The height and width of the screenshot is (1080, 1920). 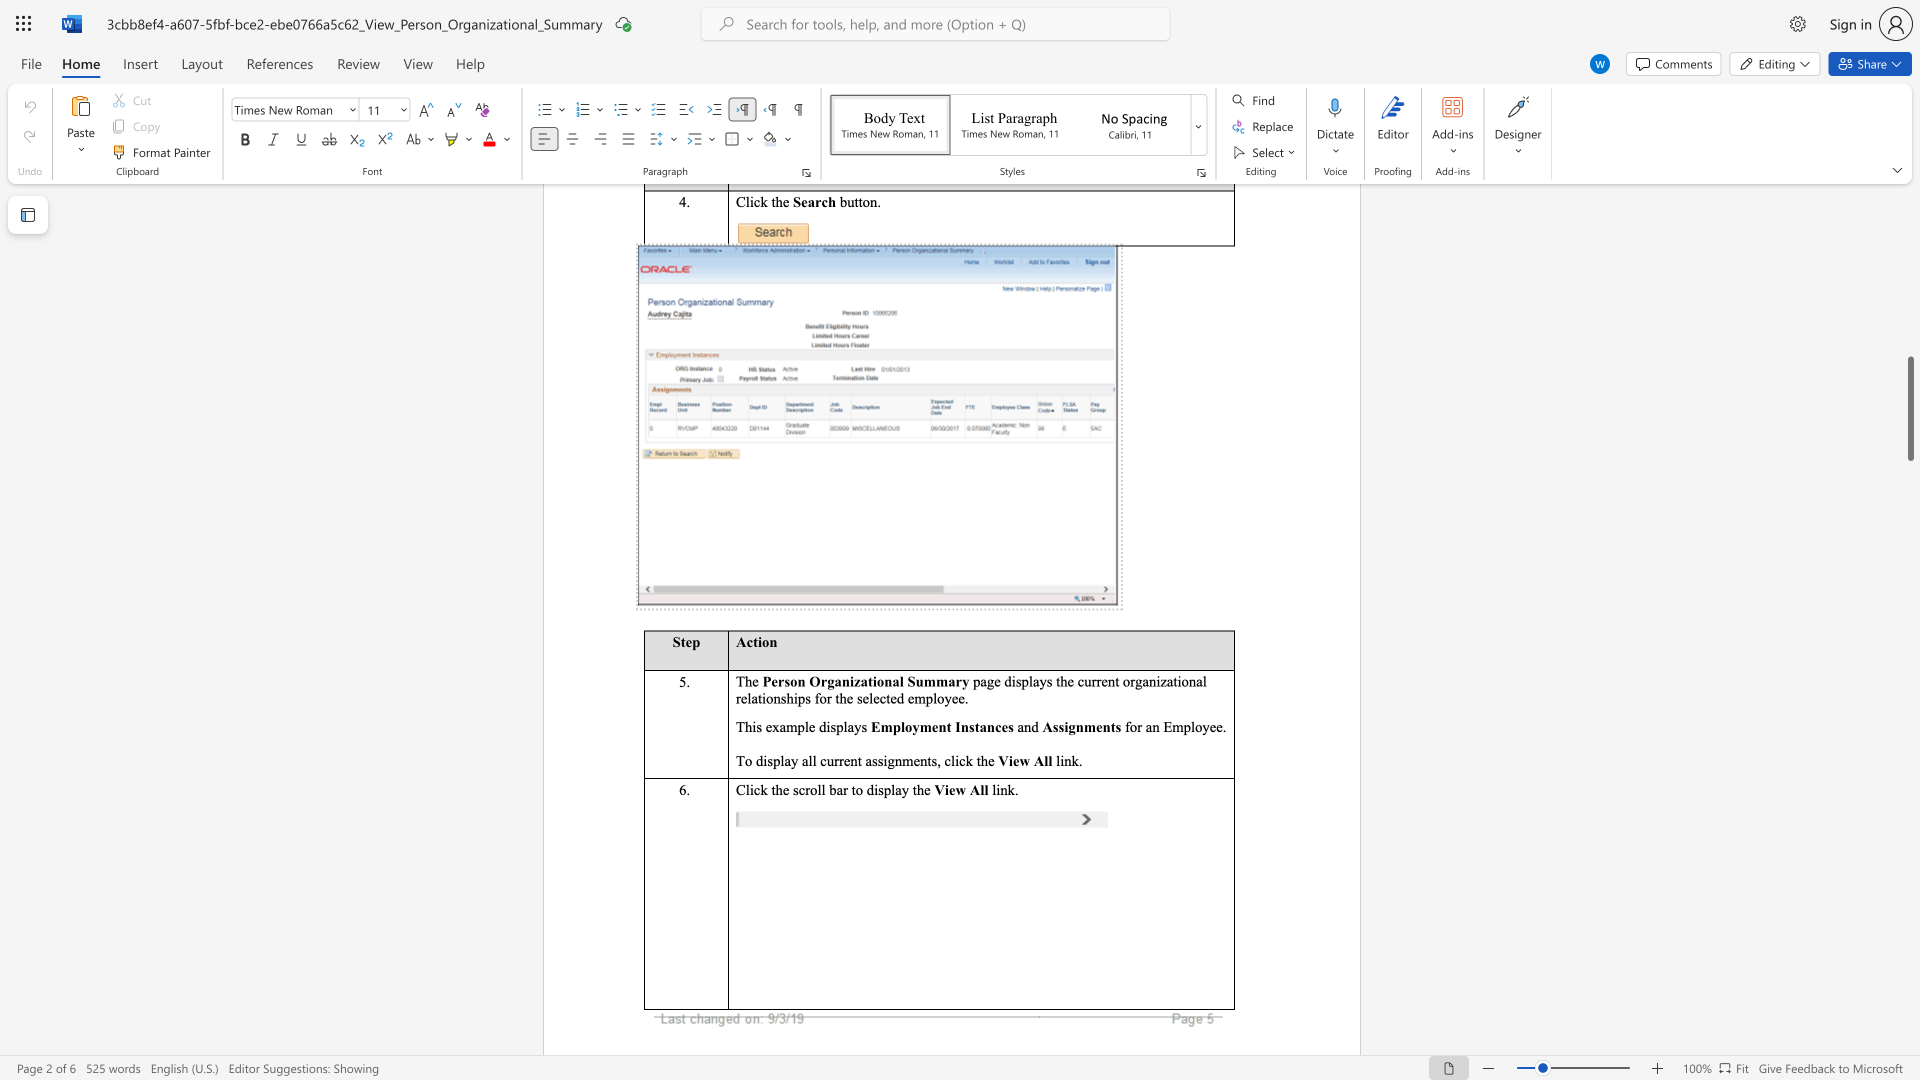 I want to click on the space between the continuous character "e" and "x" in the text, so click(x=771, y=727).